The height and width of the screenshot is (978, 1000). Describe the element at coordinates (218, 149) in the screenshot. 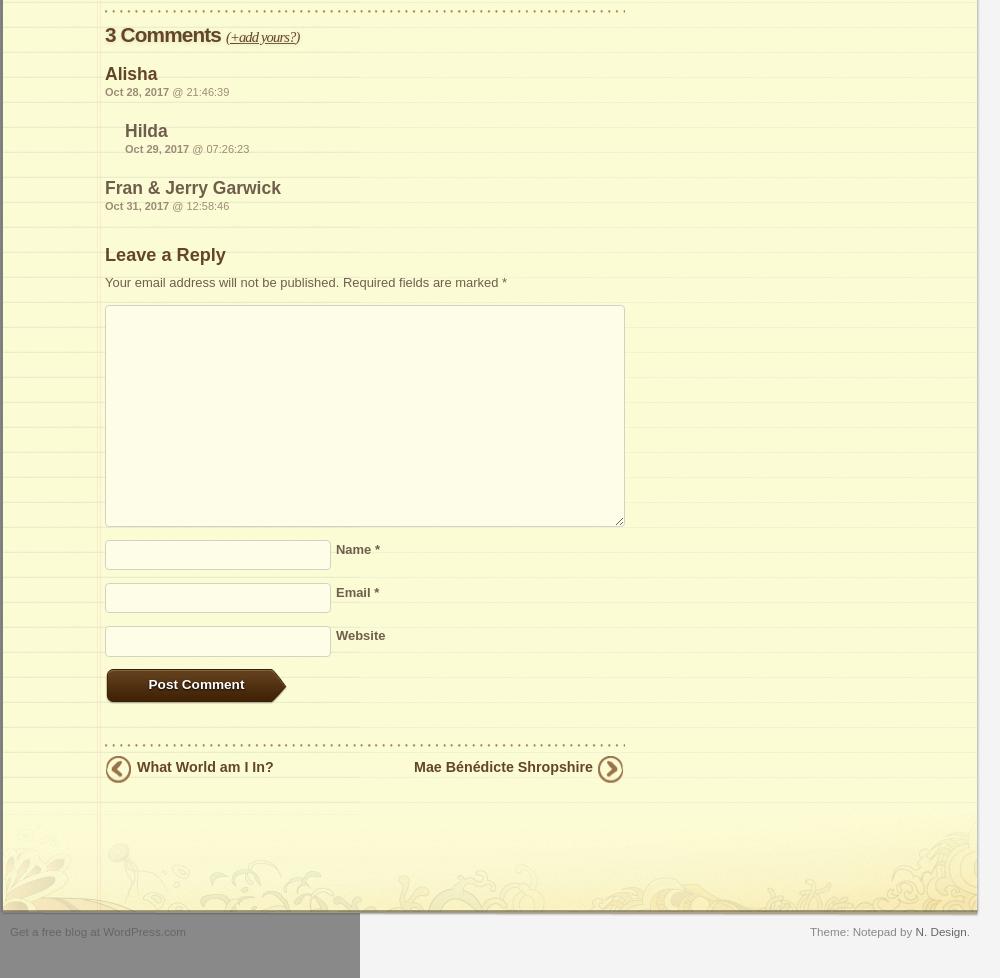

I see `'@ 07:26:23'` at that location.